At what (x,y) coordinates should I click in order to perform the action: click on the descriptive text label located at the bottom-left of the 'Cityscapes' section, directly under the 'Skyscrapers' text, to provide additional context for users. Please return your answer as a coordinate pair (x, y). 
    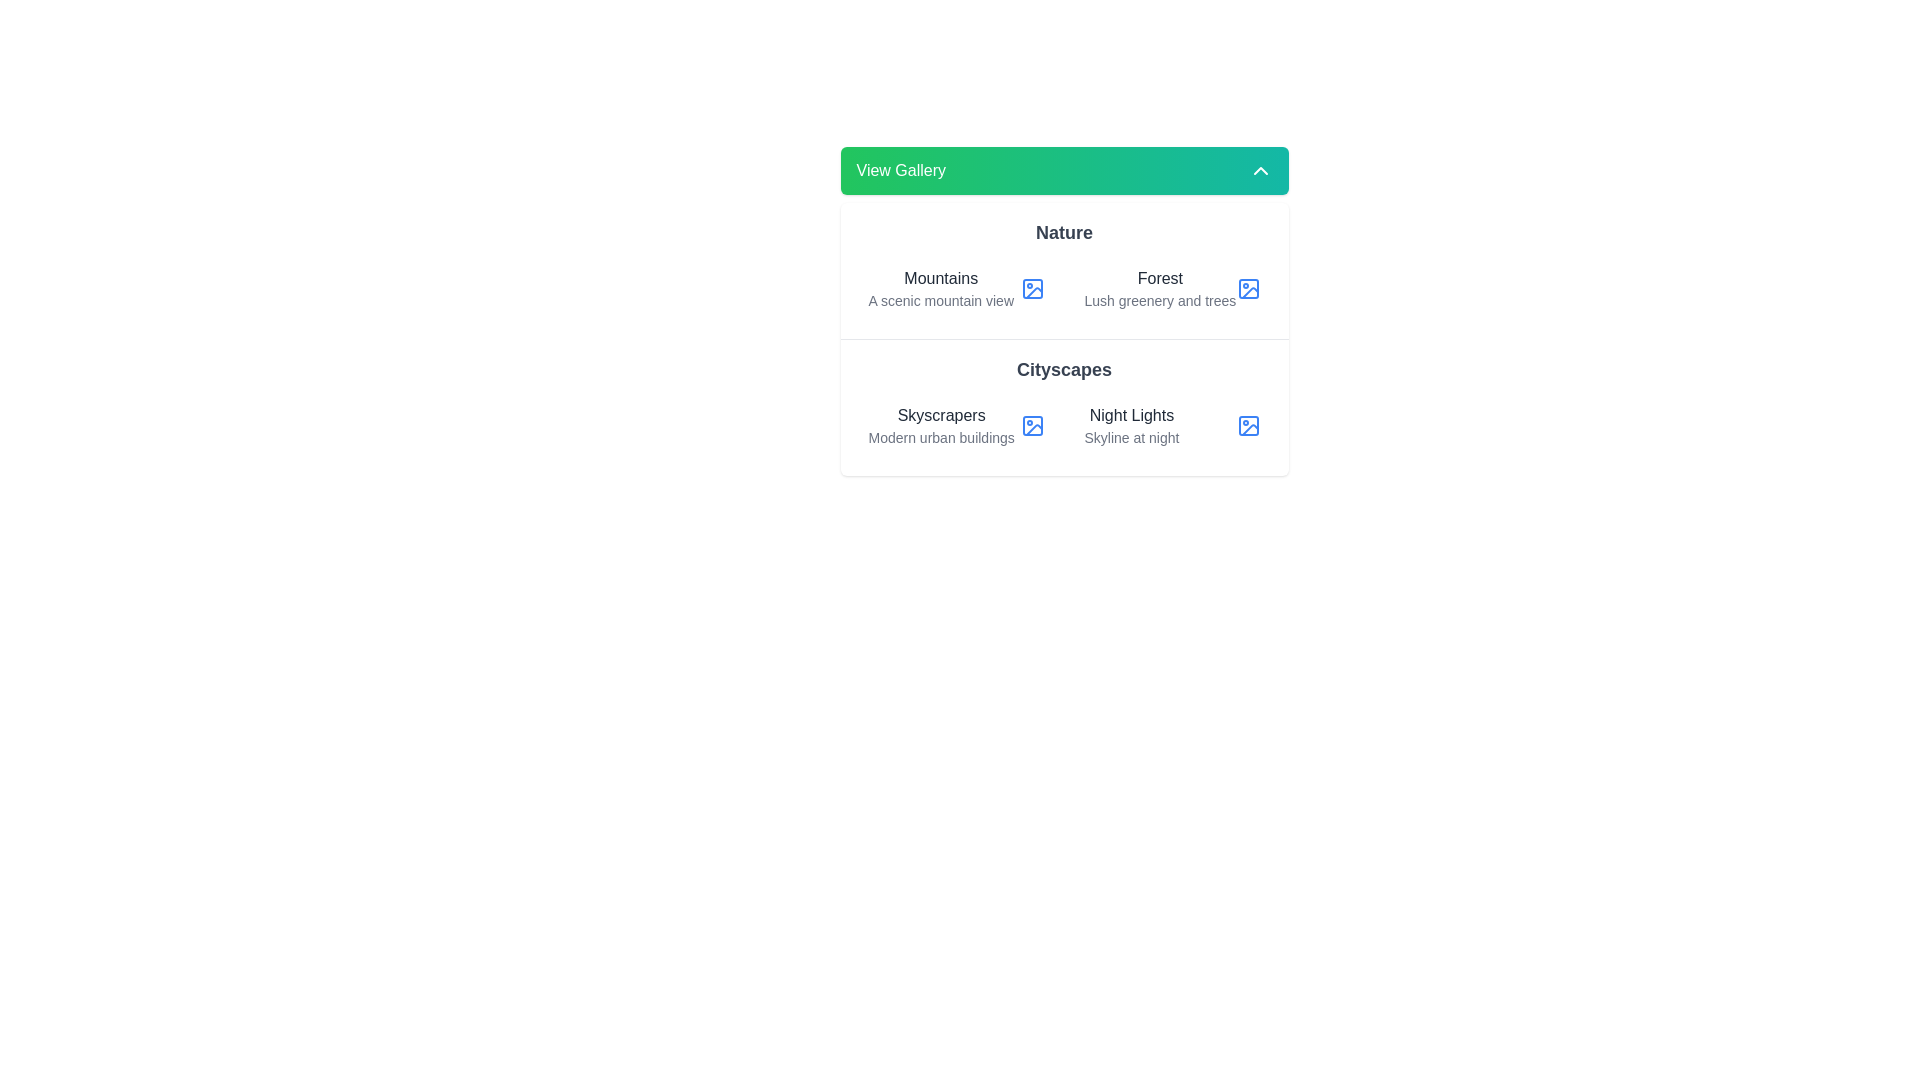
    Looking at the image, I should click on (940, 437).